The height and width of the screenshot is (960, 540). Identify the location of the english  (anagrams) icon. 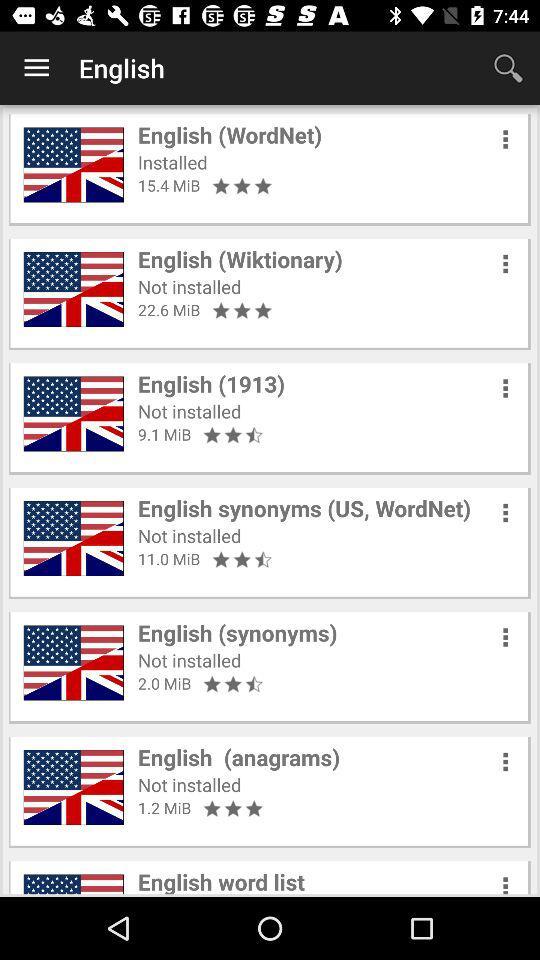
(239, 756).